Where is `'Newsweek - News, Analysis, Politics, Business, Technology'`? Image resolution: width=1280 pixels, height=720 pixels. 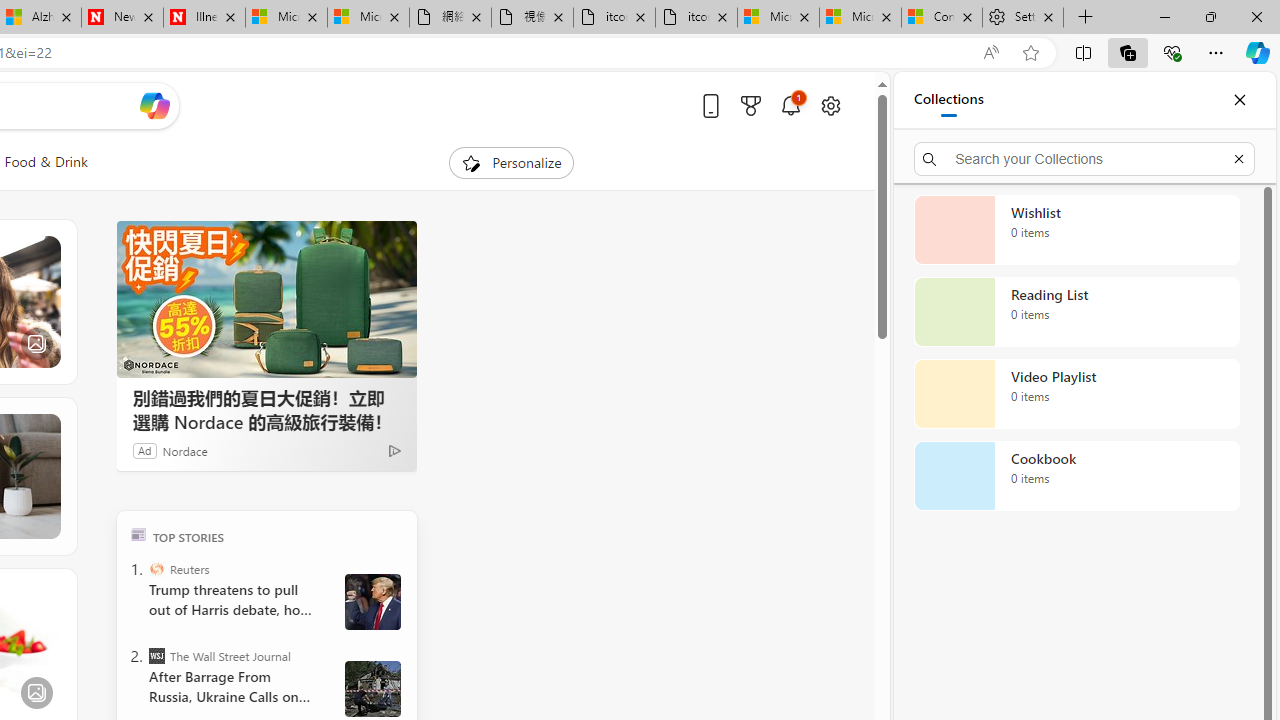
'Newsweek - News, Analysis, Politics, Business, Technology' is located at coordinates (121, 17).